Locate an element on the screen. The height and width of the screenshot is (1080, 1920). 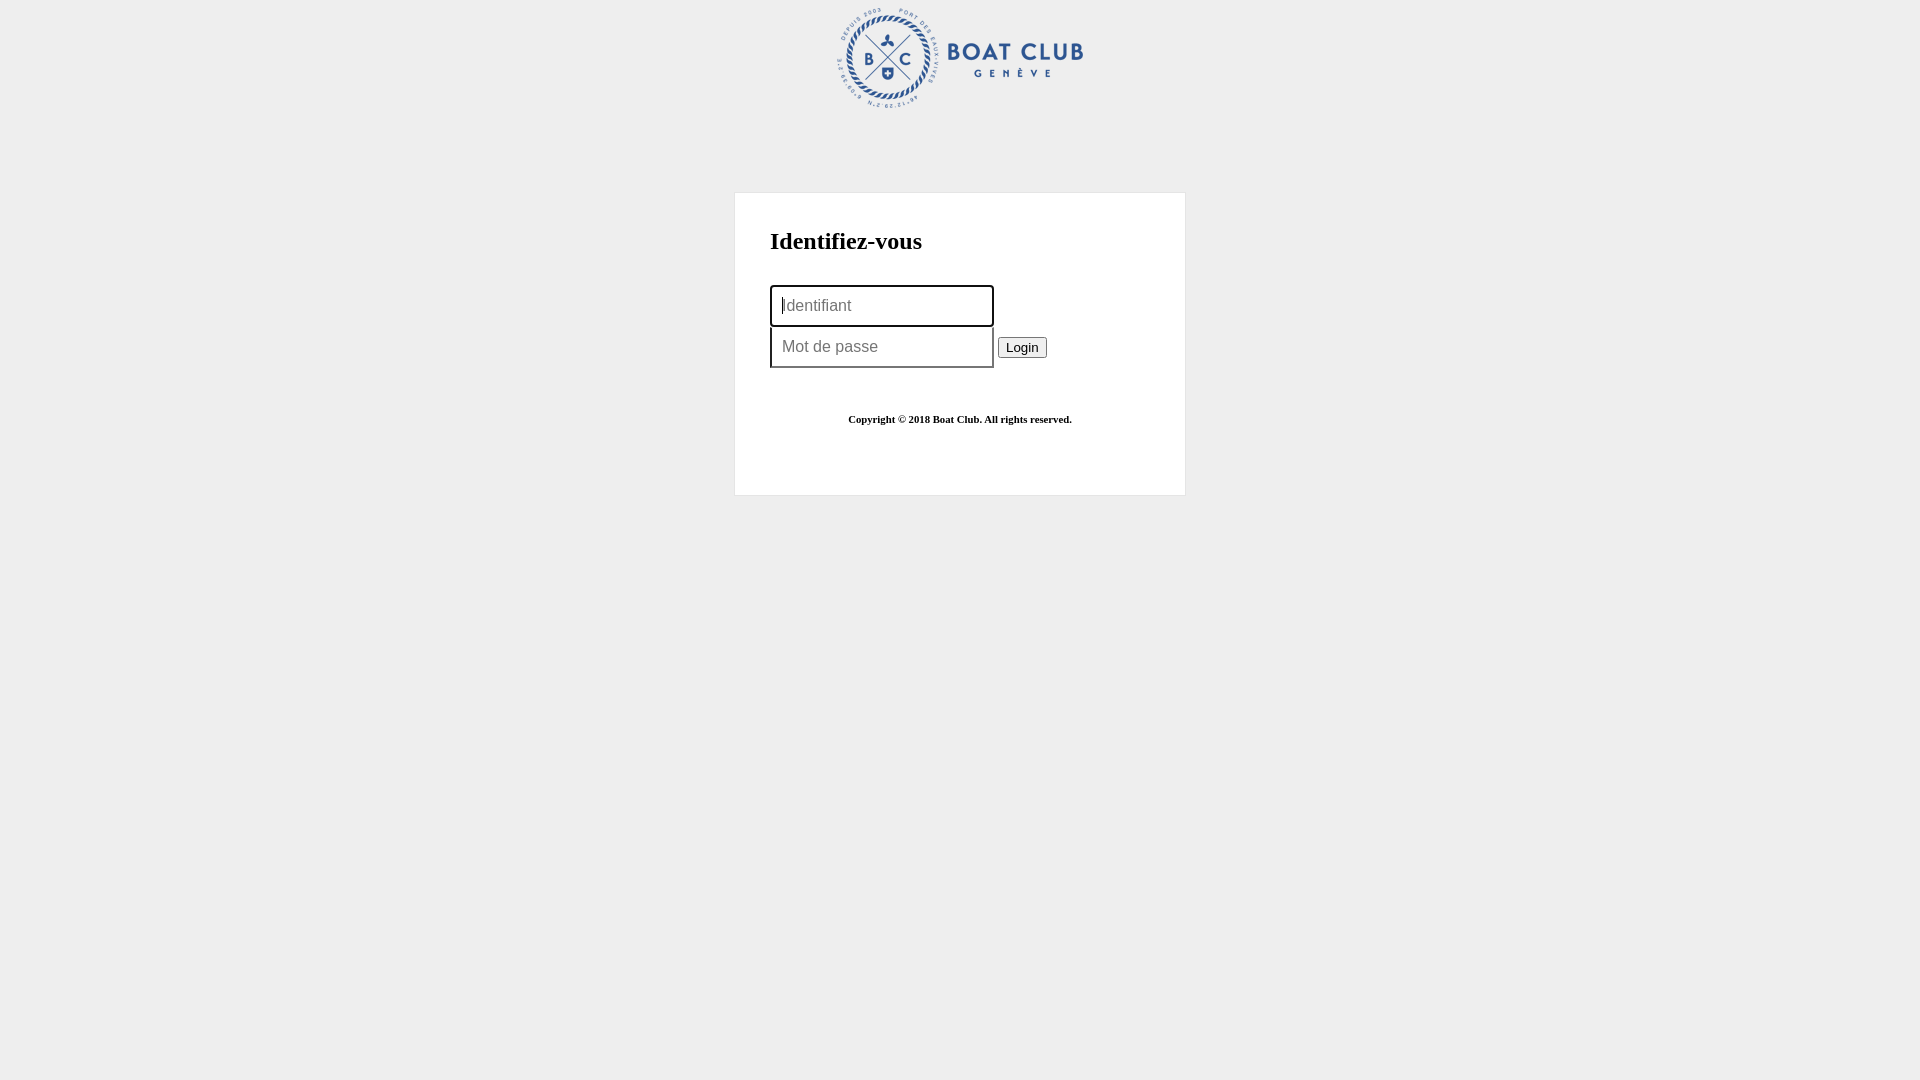
'Login' is located at coordinates (1022, 346).